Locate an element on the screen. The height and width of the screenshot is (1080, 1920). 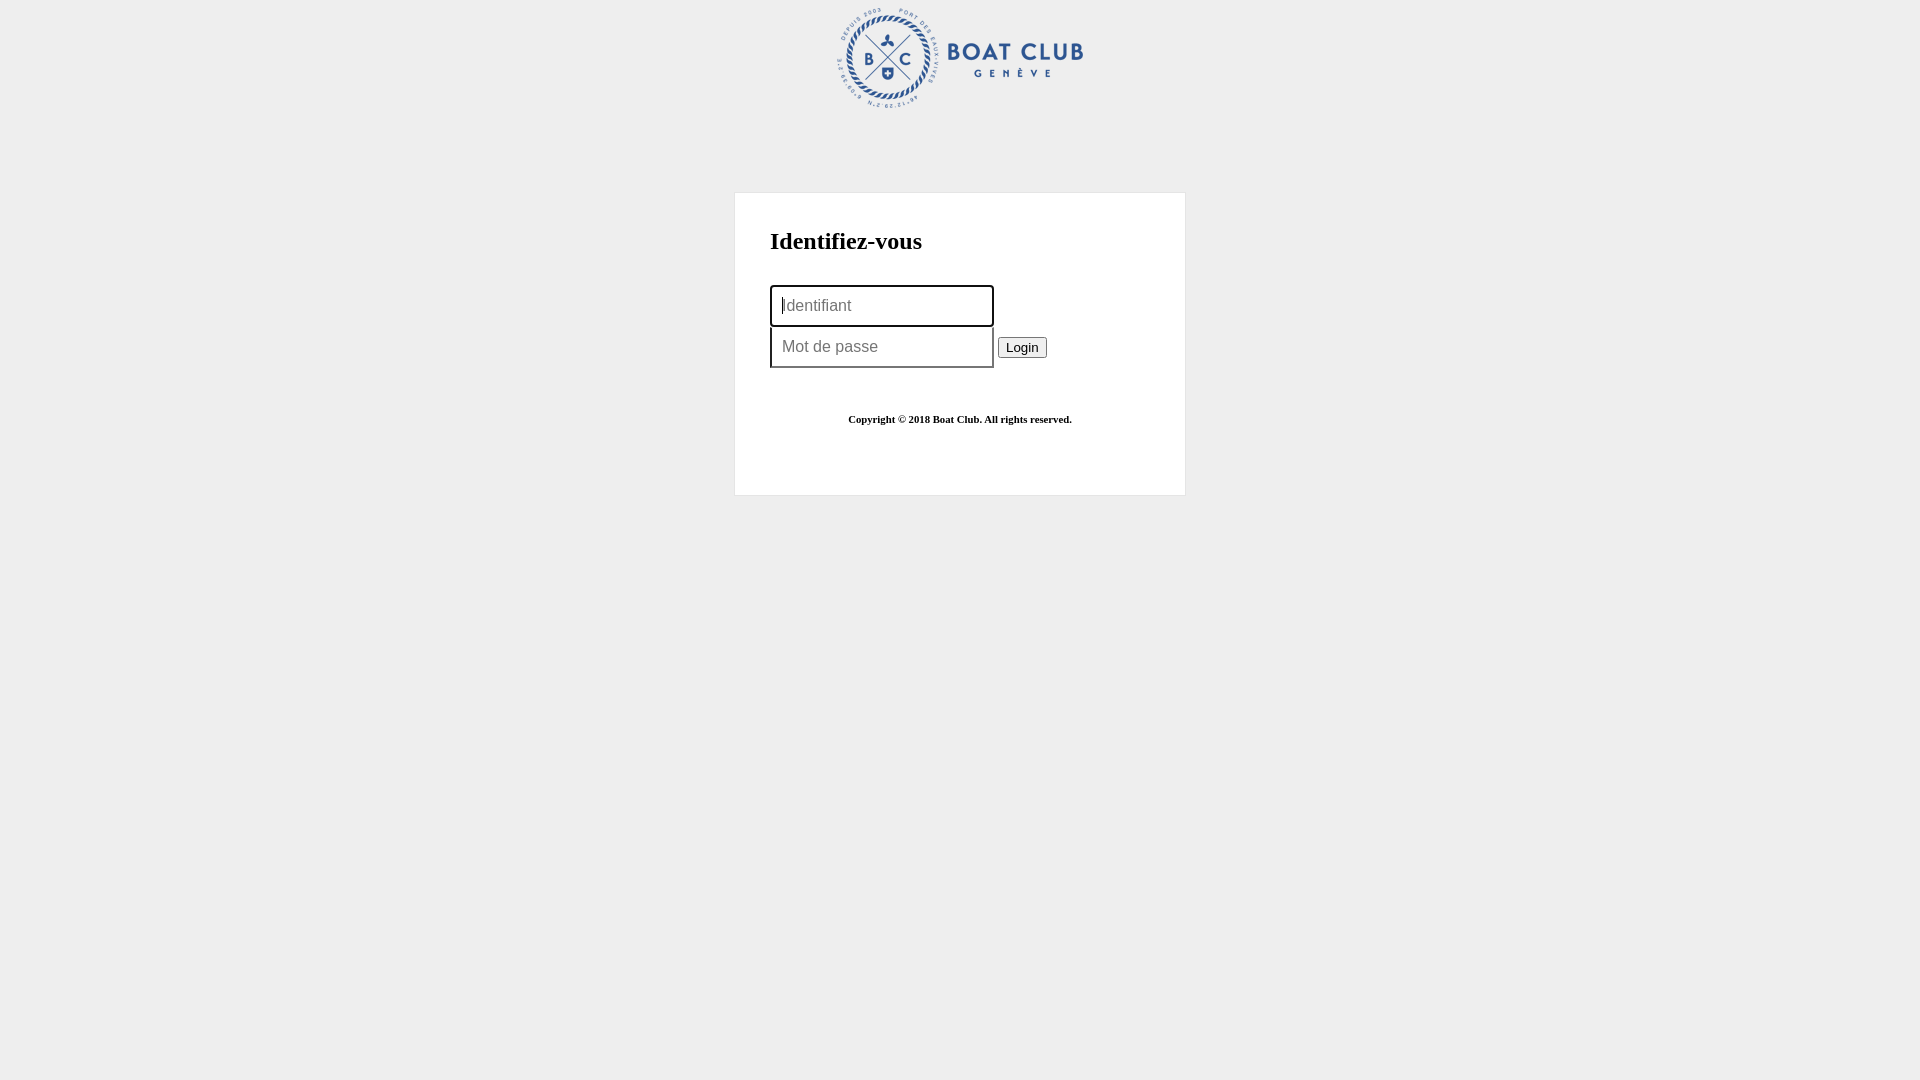
'Login' is located at coordinates (1022, 346).